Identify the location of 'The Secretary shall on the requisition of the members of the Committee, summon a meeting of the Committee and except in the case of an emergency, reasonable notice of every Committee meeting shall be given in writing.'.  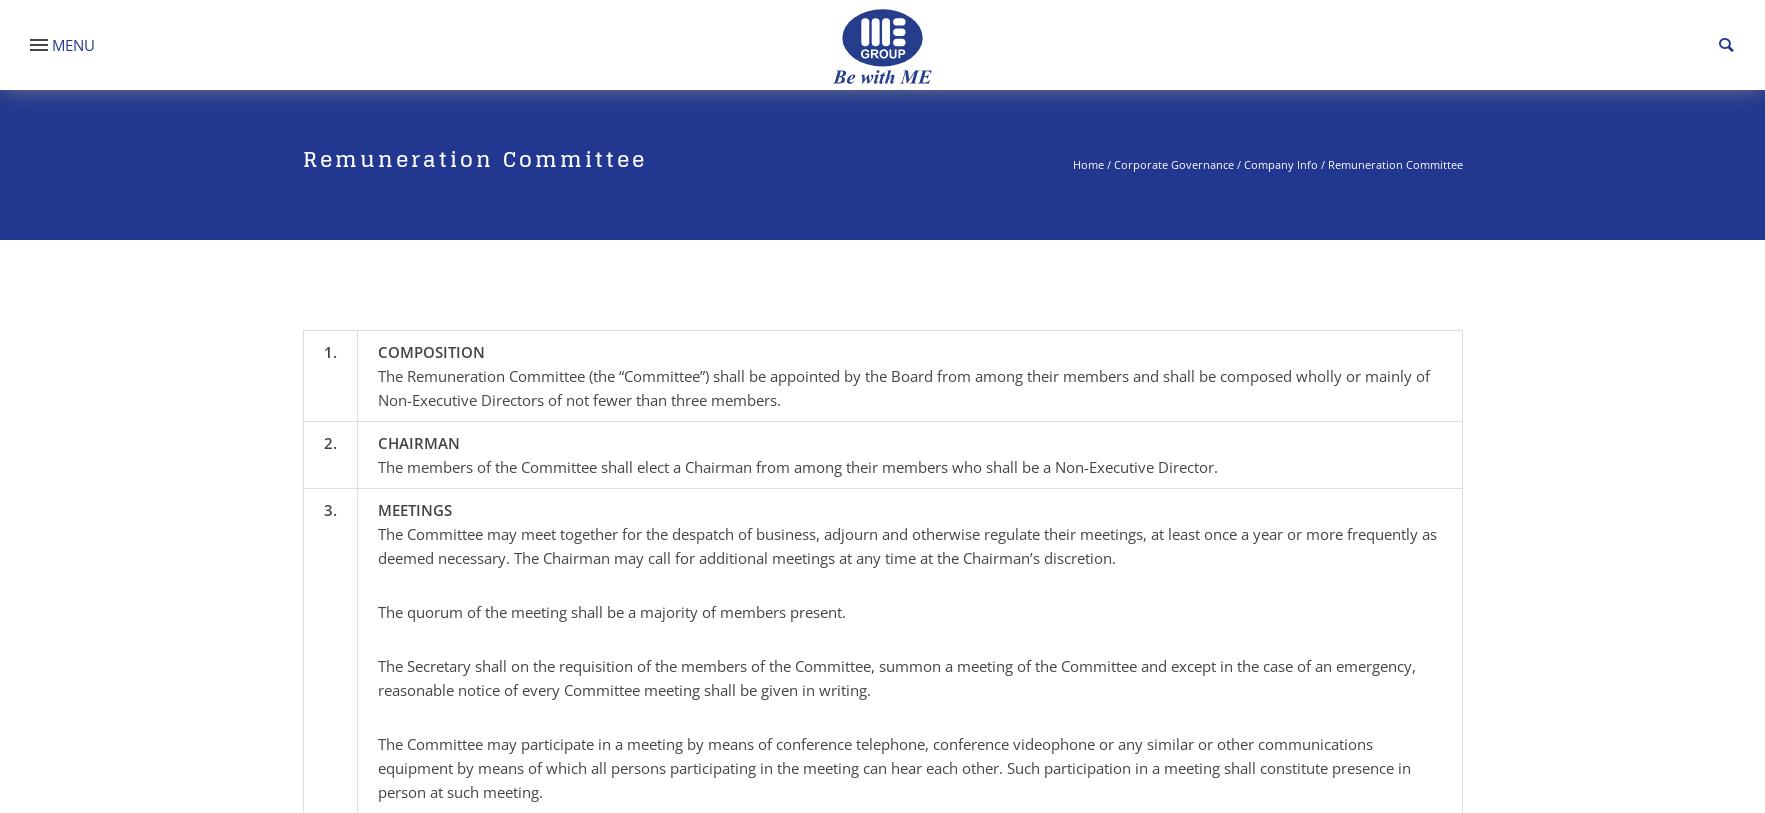
(895, 677).